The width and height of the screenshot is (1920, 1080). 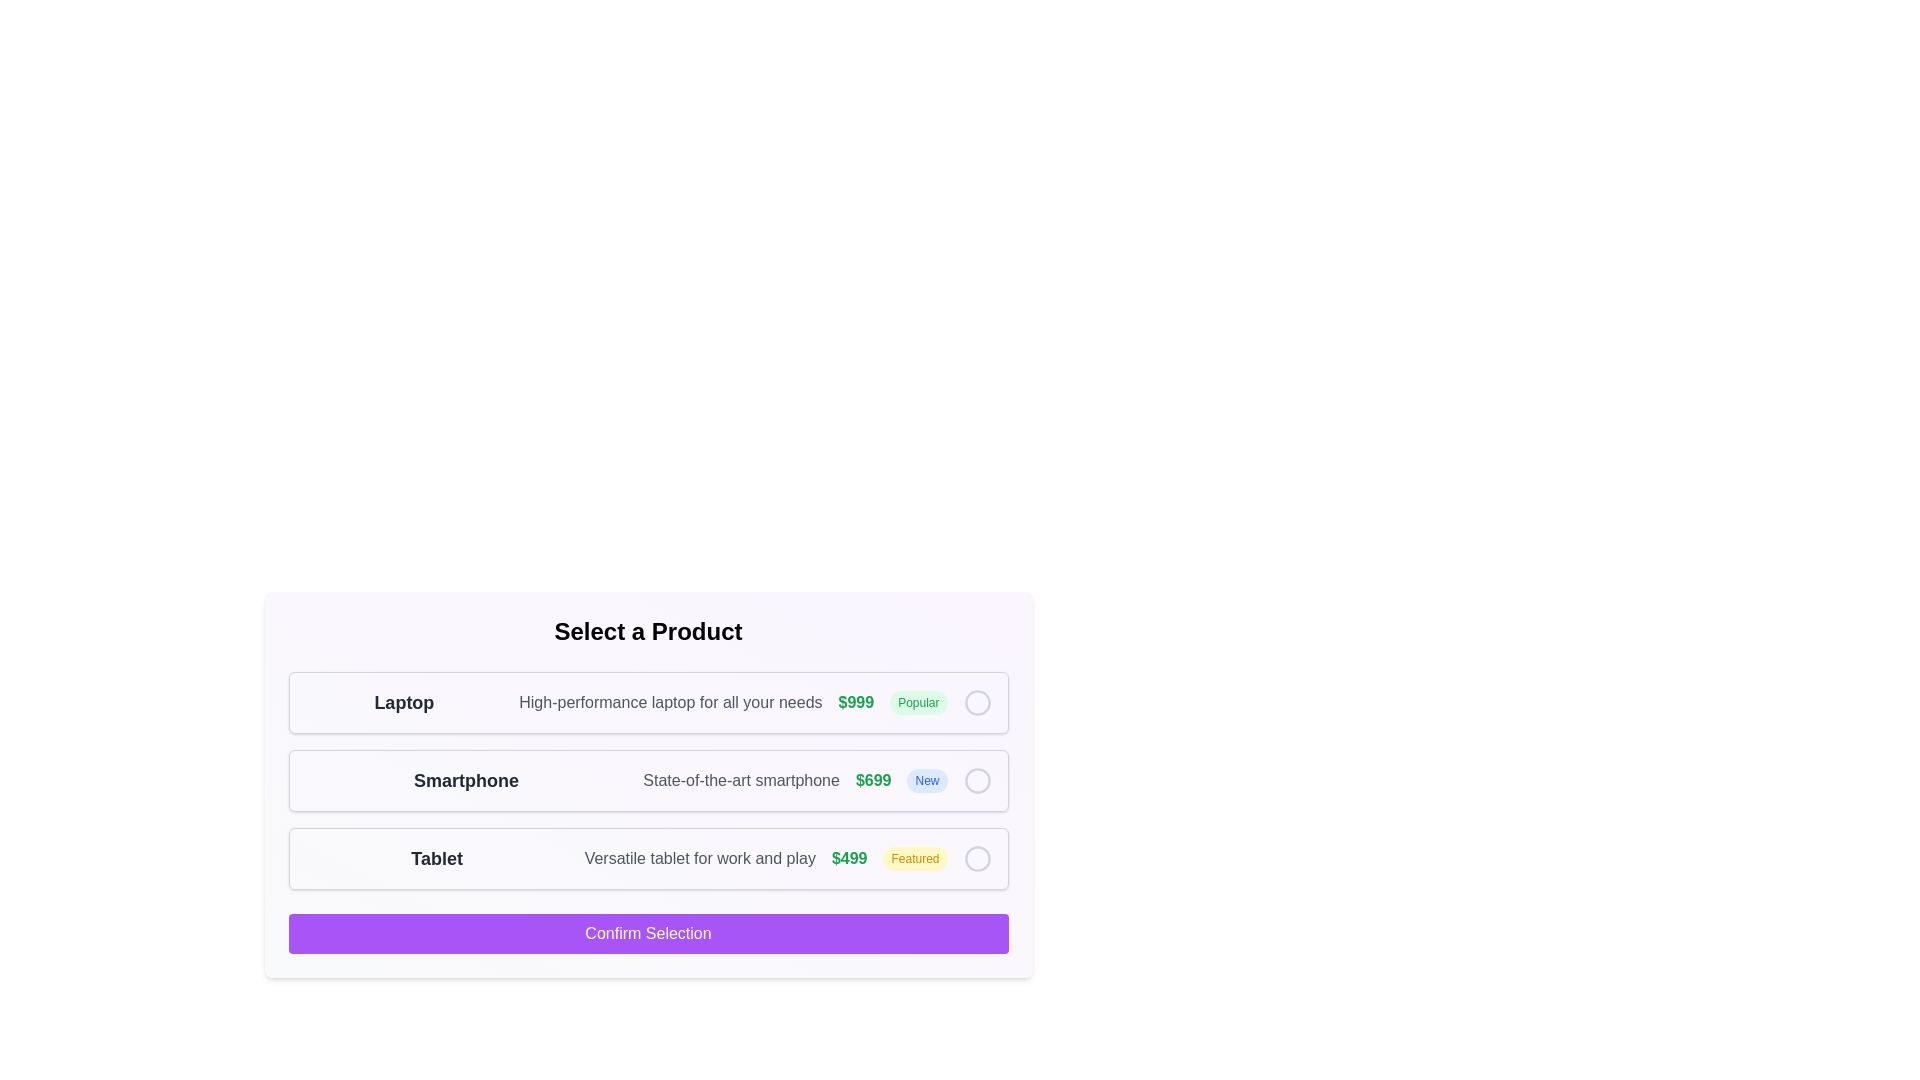 I want to click on the circular radio button indicator, so click(x=977, y=701).